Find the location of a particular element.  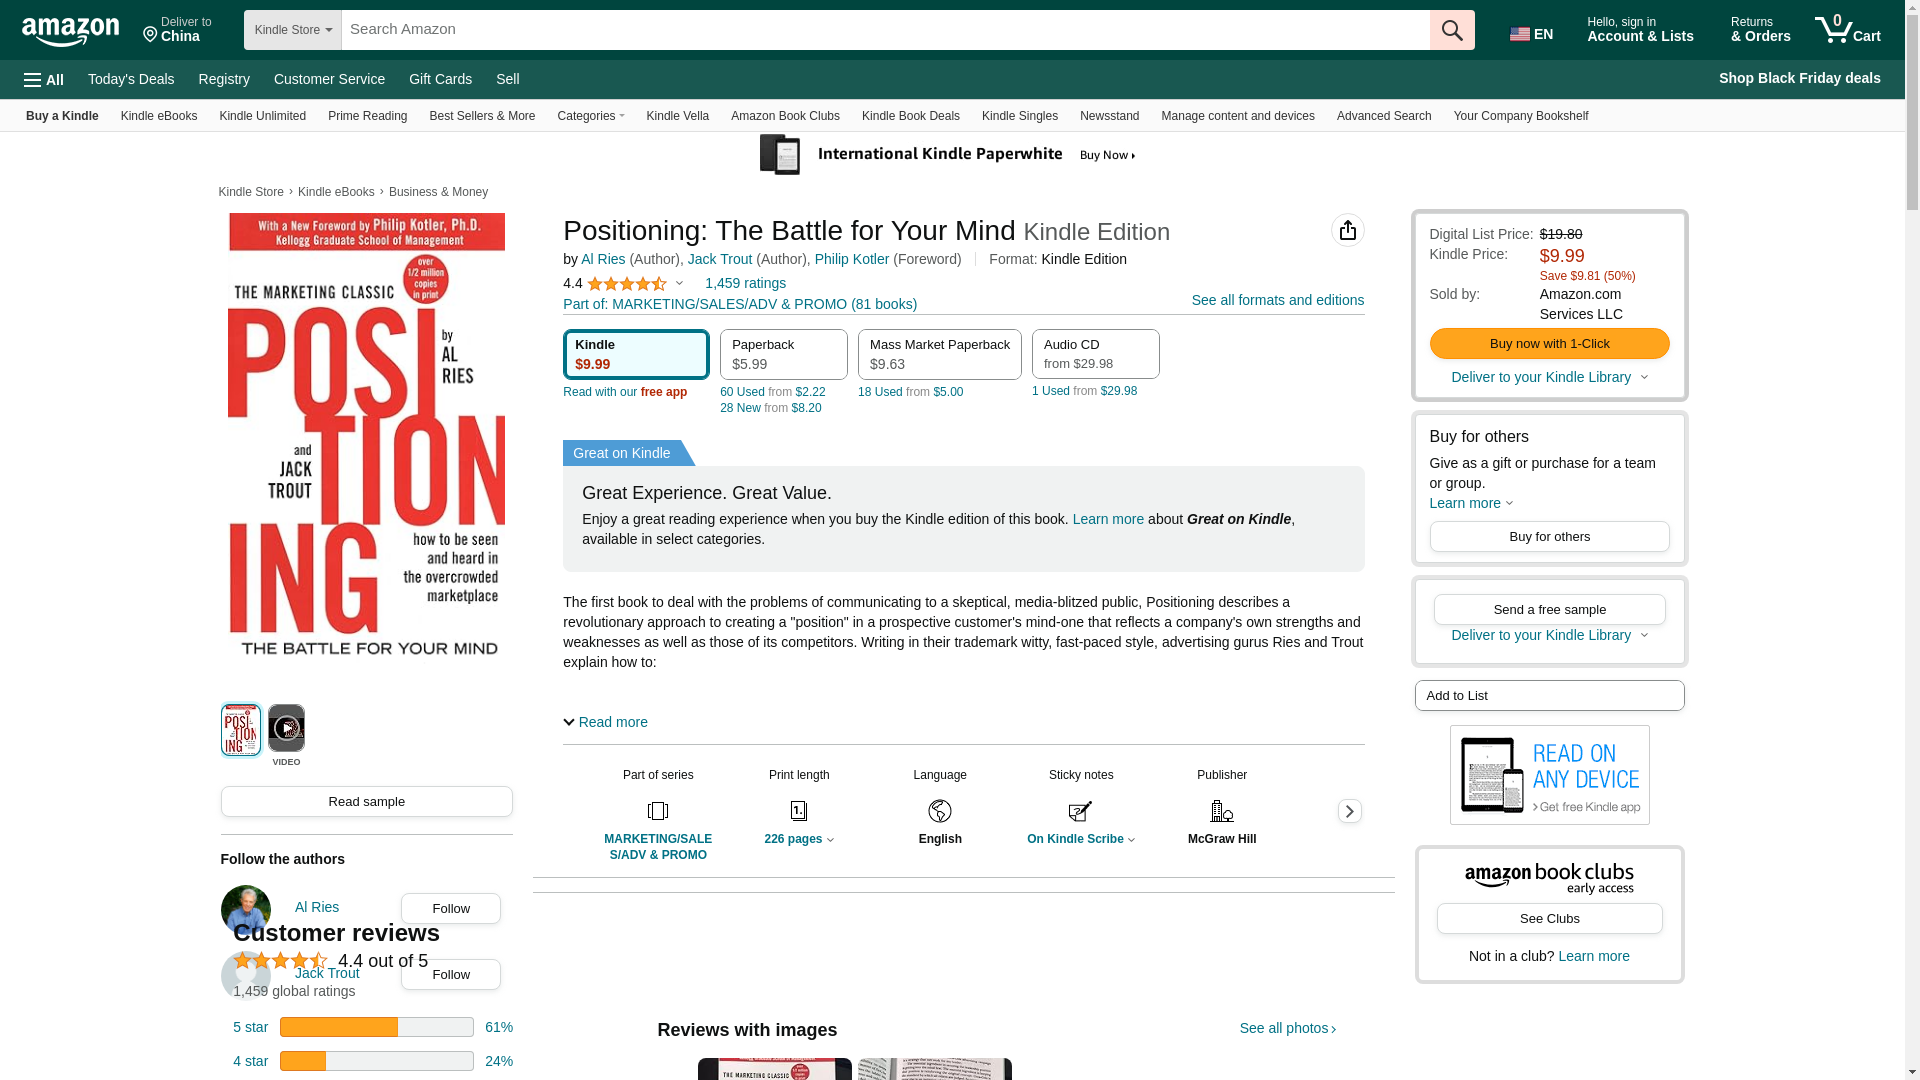

'Philip Kotler' is located at coordinates (852, 257).